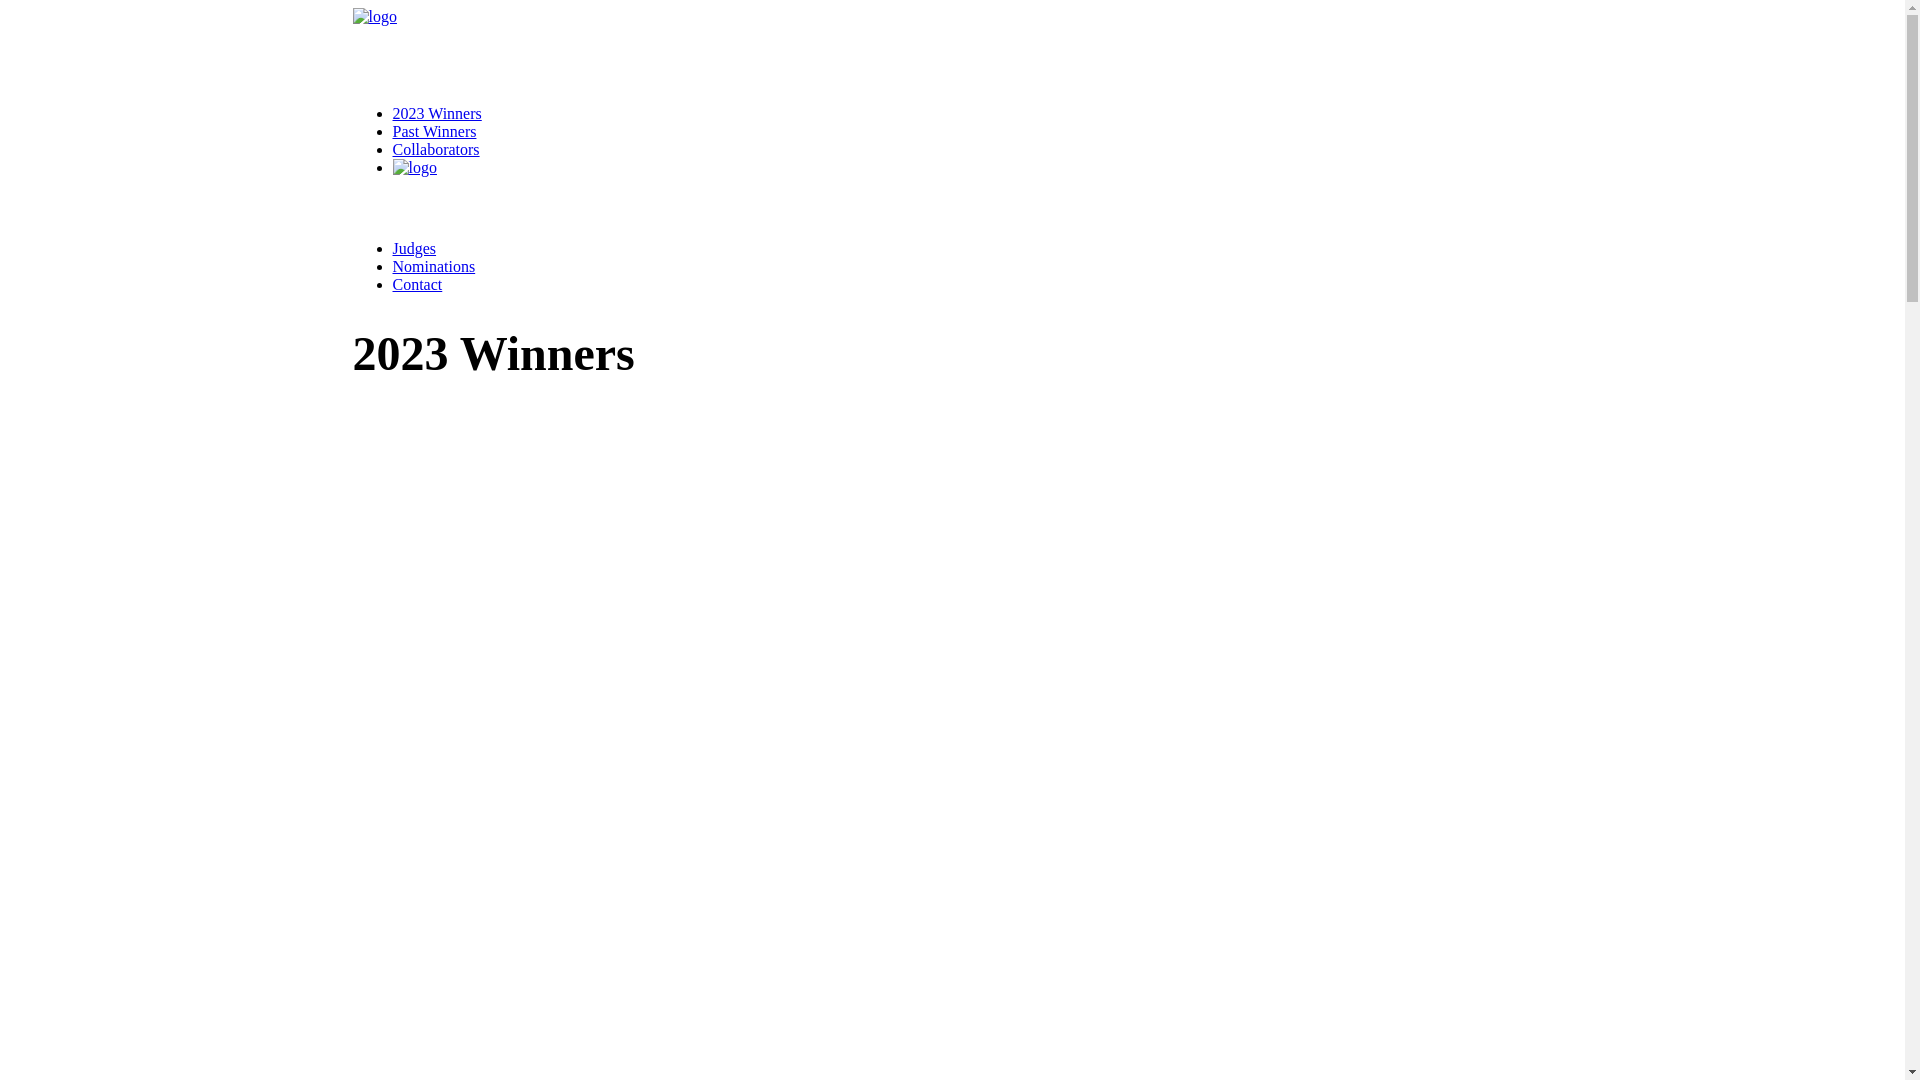 The image size is (1920, 1080). What do you see at coordinates (435, 113) in the screenshot?
I see `'2023 Winners'` at bounding box center [435, 113].